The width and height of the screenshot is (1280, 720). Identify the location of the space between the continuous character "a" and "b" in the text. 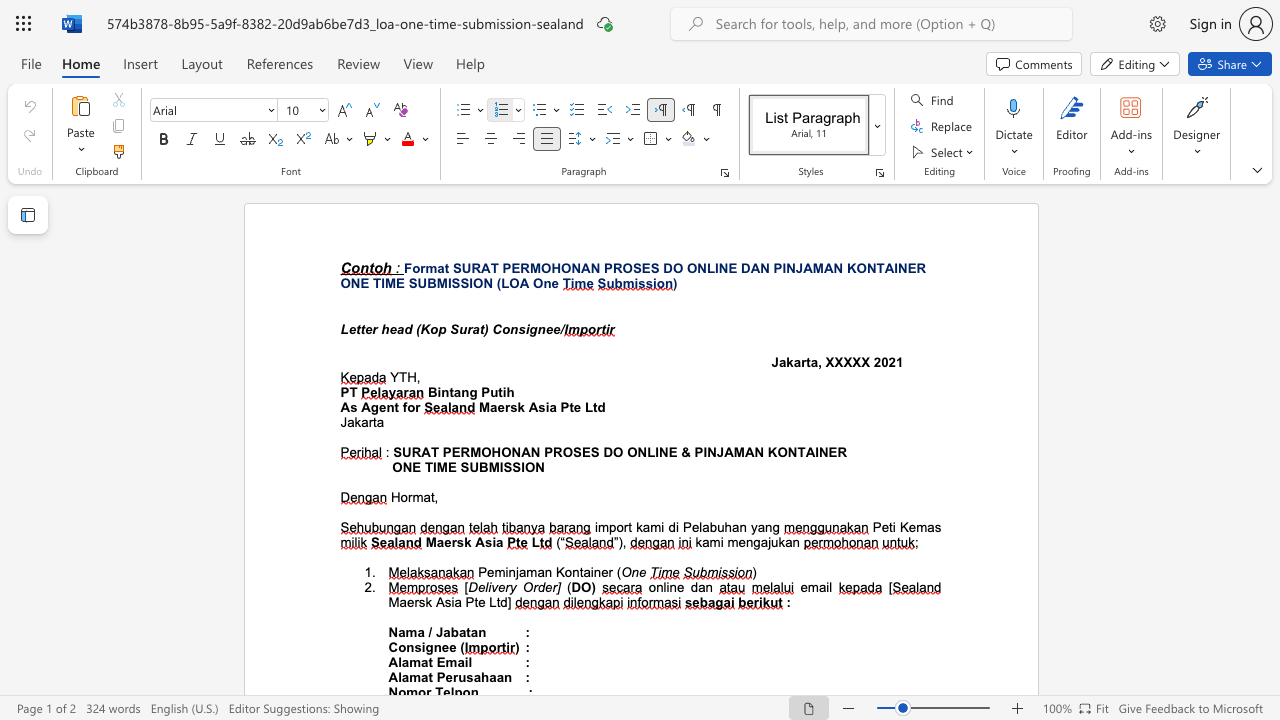
(449, 632).